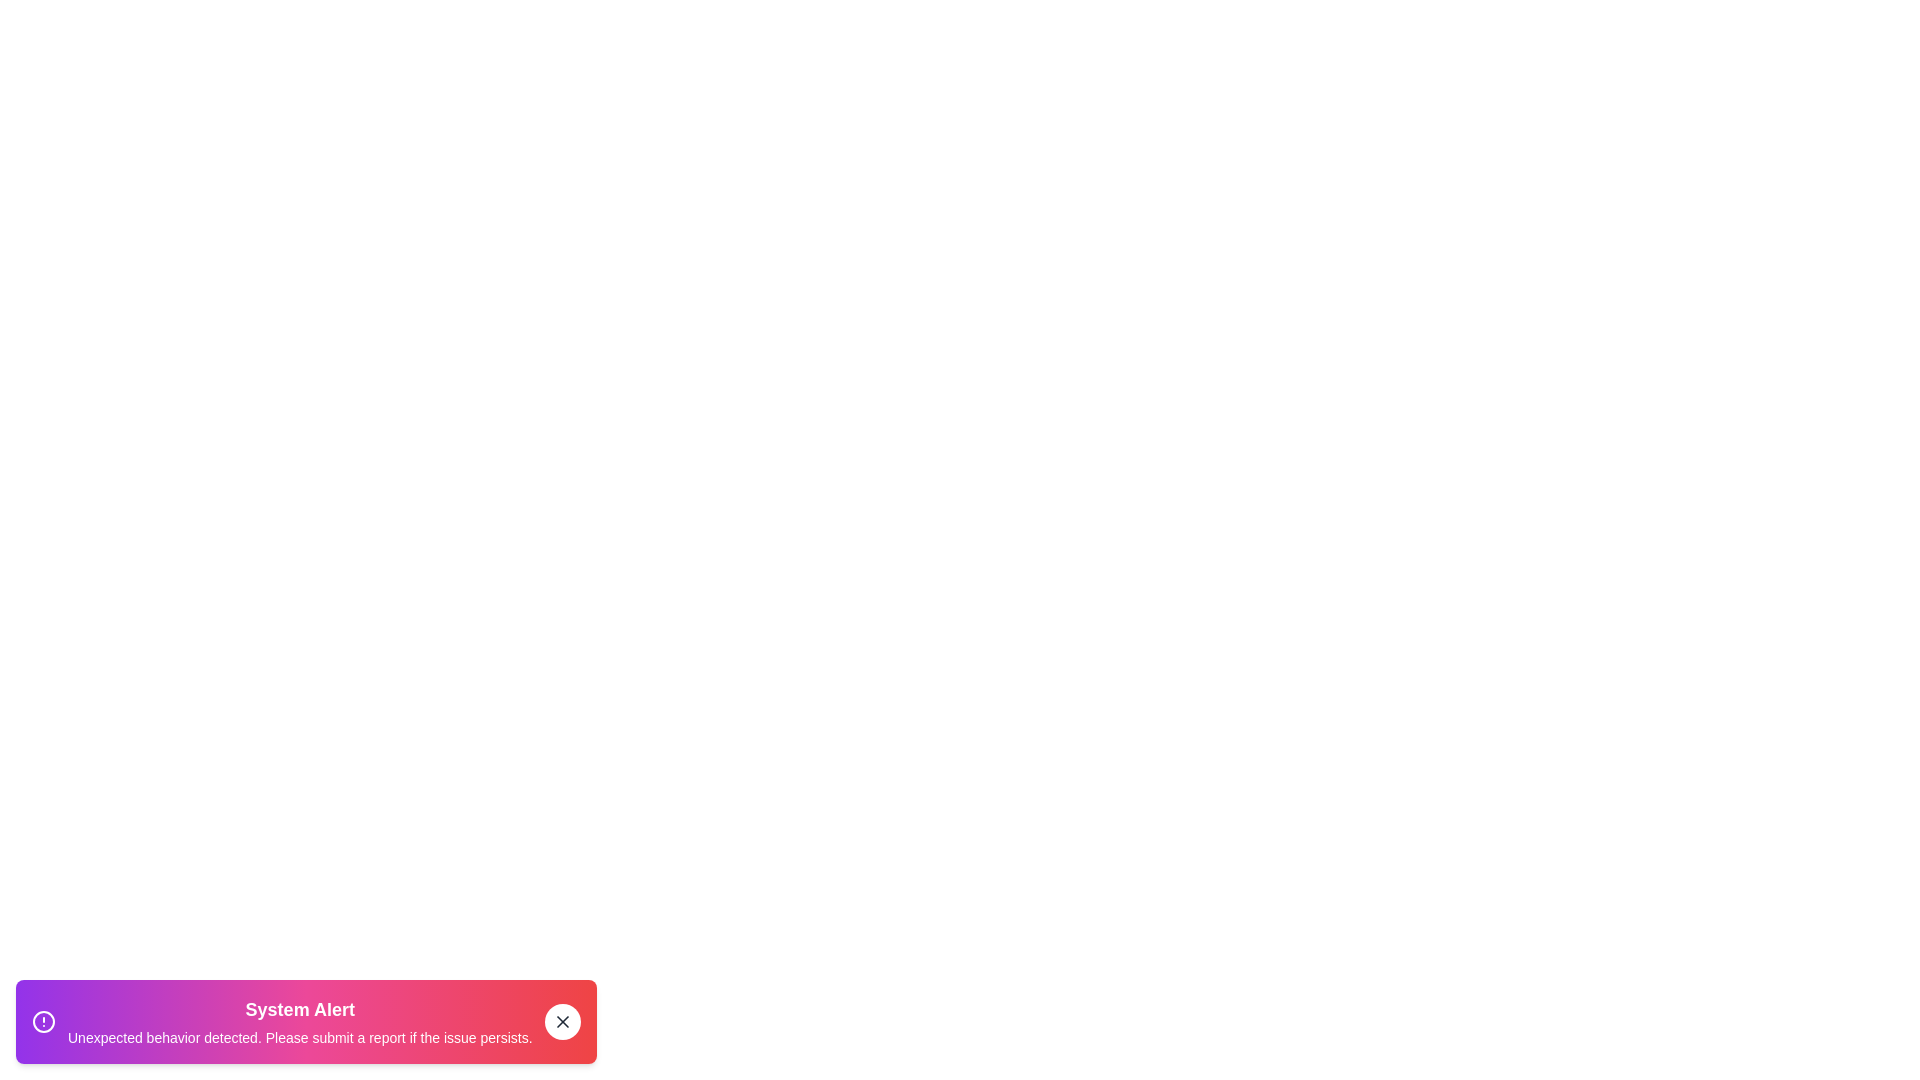  What do you see at coordinates (561, 1022) in the screenshot?
I see `close button to dismiss the alert` at bounding box center [561, 1022].